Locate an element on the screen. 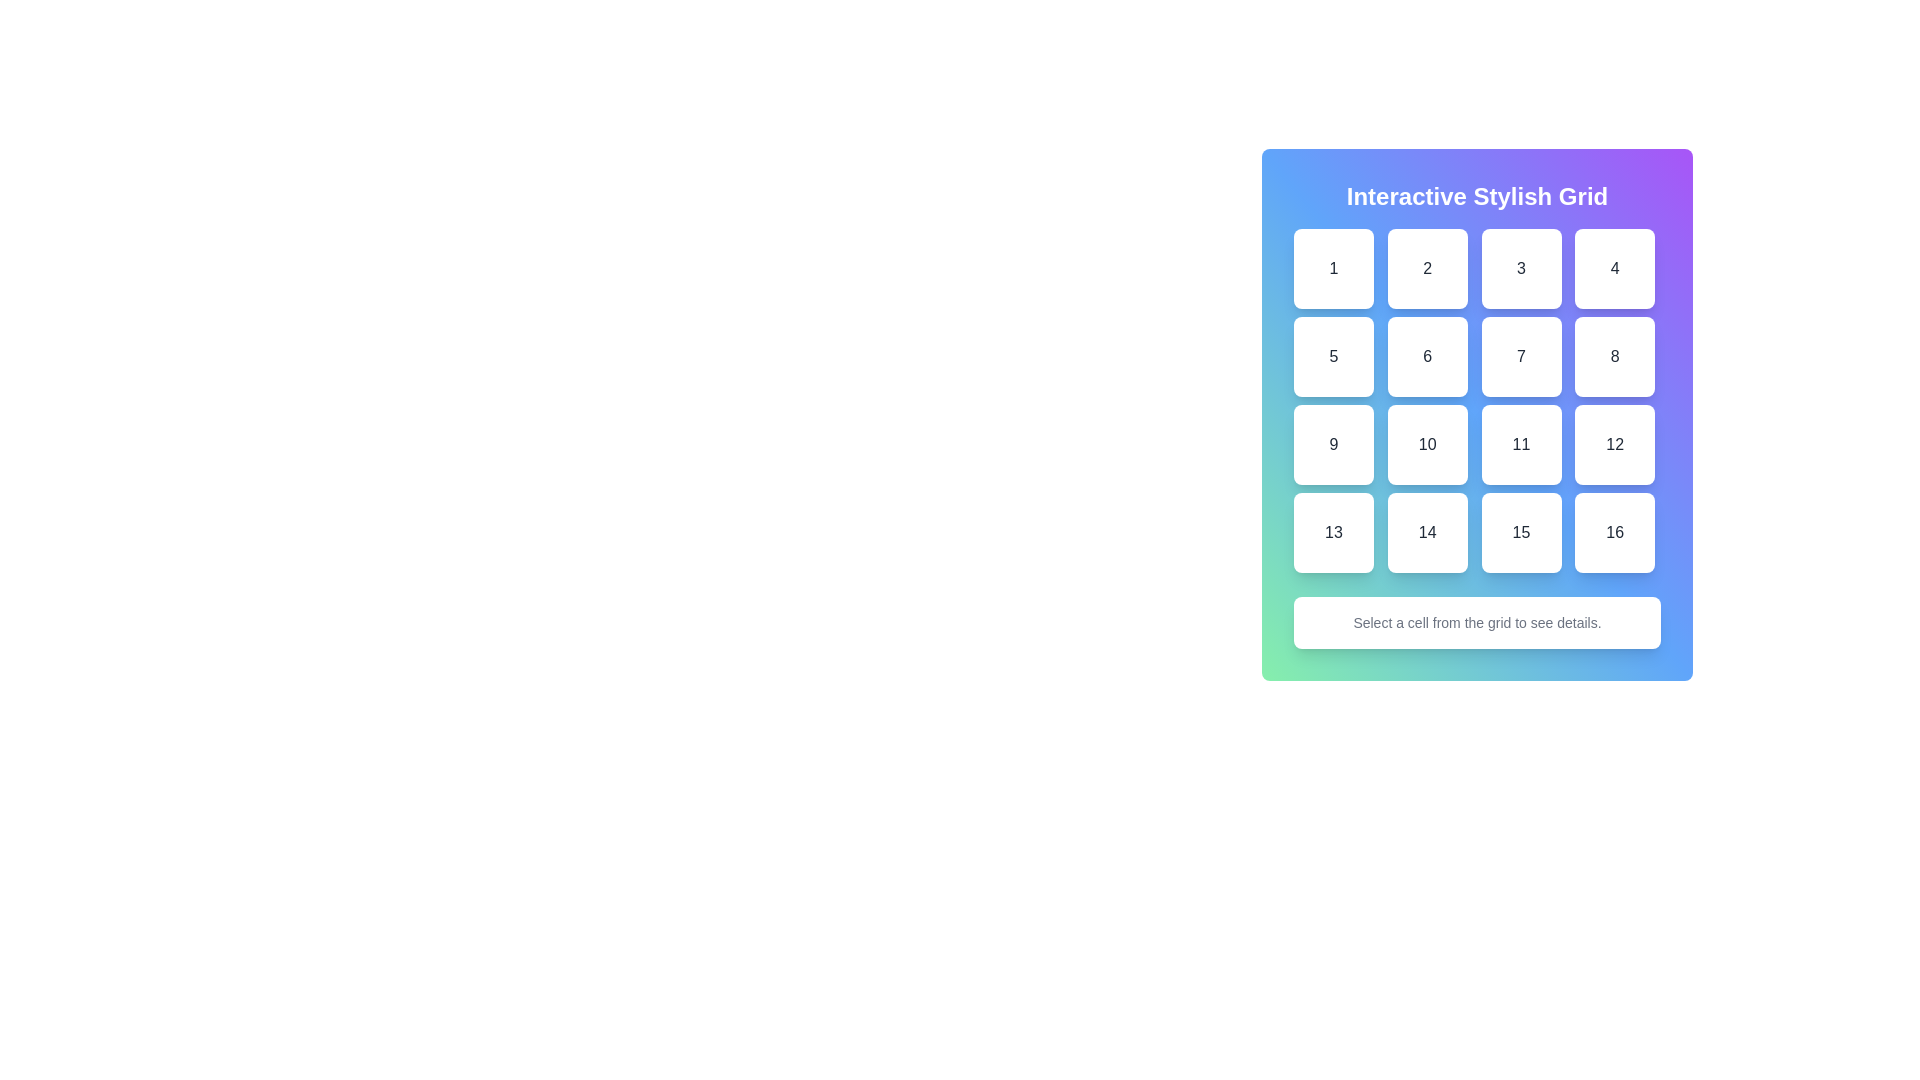 Image resolution: width=1920 pixels, height=1080 pixels. the interactive grid cell located in the thirteenth position of a 4x4 grid, which is in the bottom-left corner of the grid is located at coordinates (1334, 531).